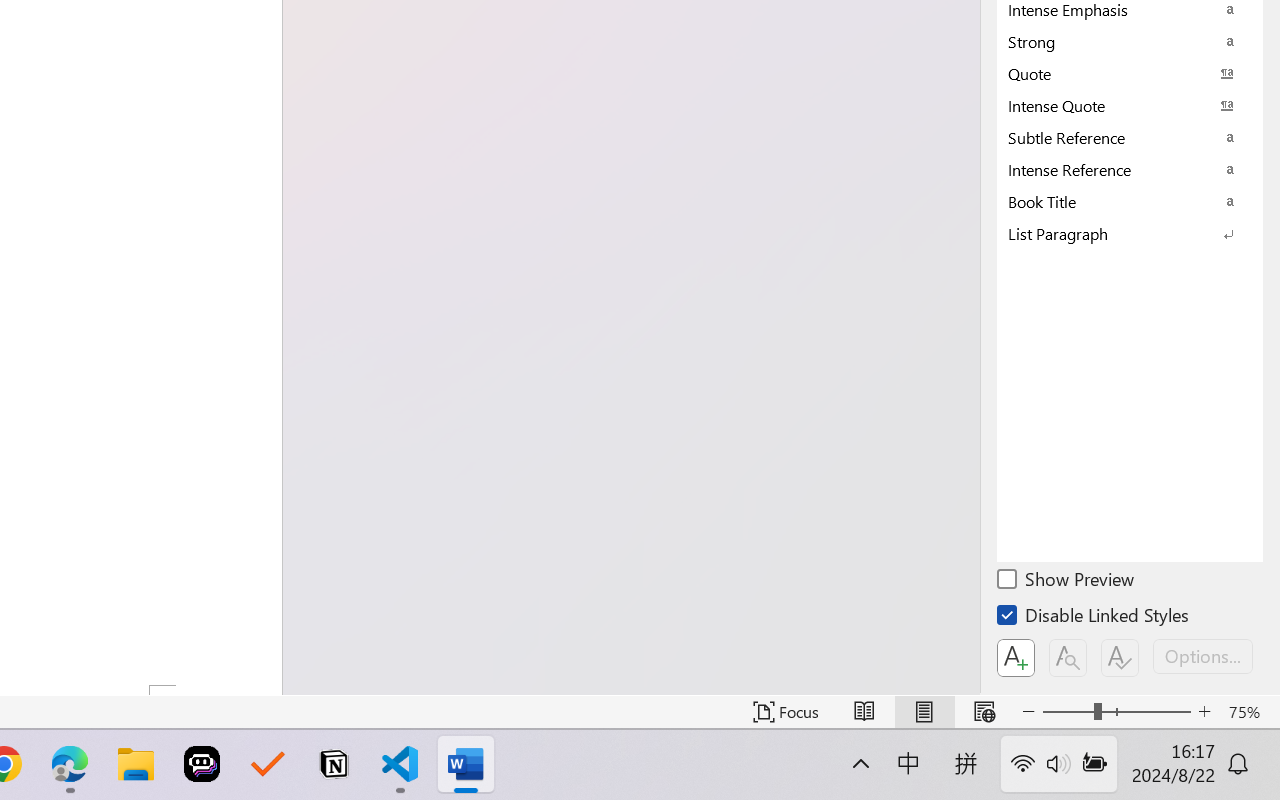 The width and height of the screenshot is (1280, 800). I want to click on 'Show Preview', so click(1066, 581).